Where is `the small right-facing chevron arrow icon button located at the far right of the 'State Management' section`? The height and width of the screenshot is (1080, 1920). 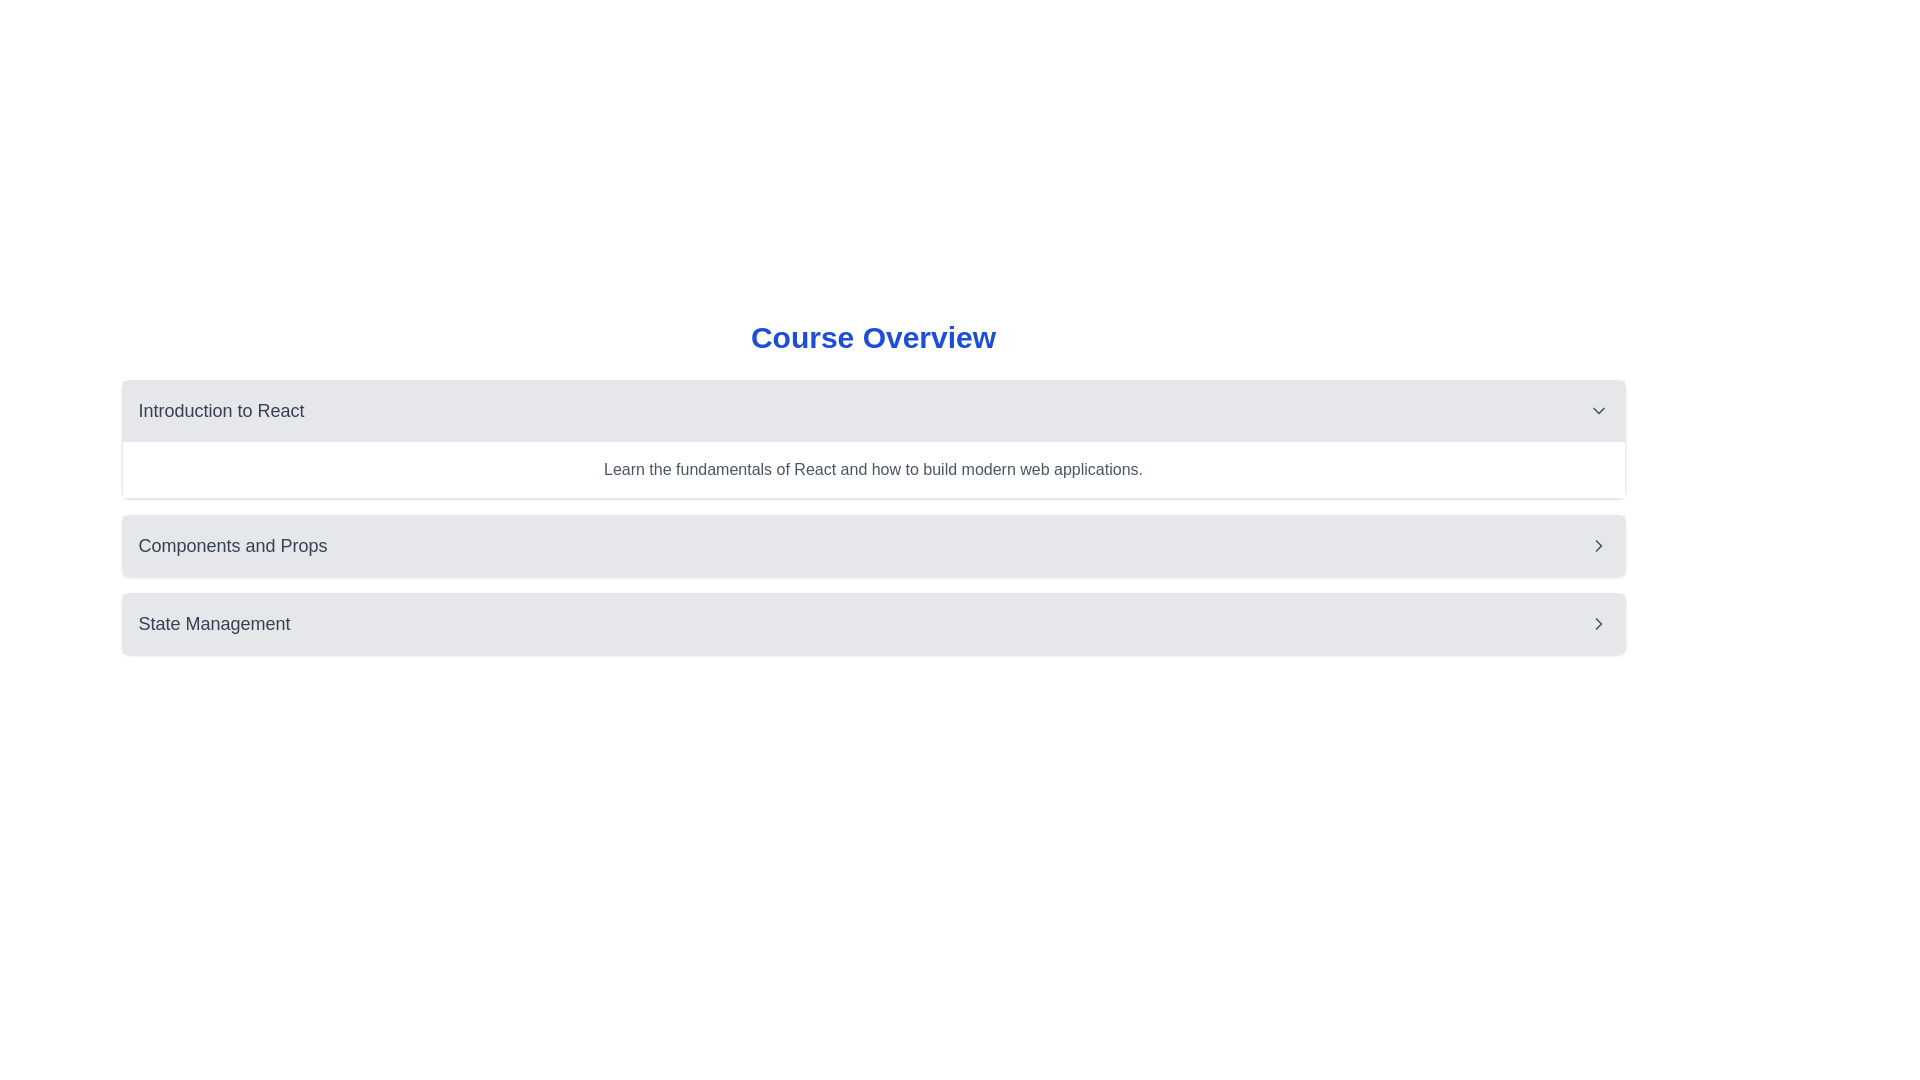 the small right-facing chevron arrow icon button located at the far right of the 'State Management' section is located at coordinates (1597, 623).